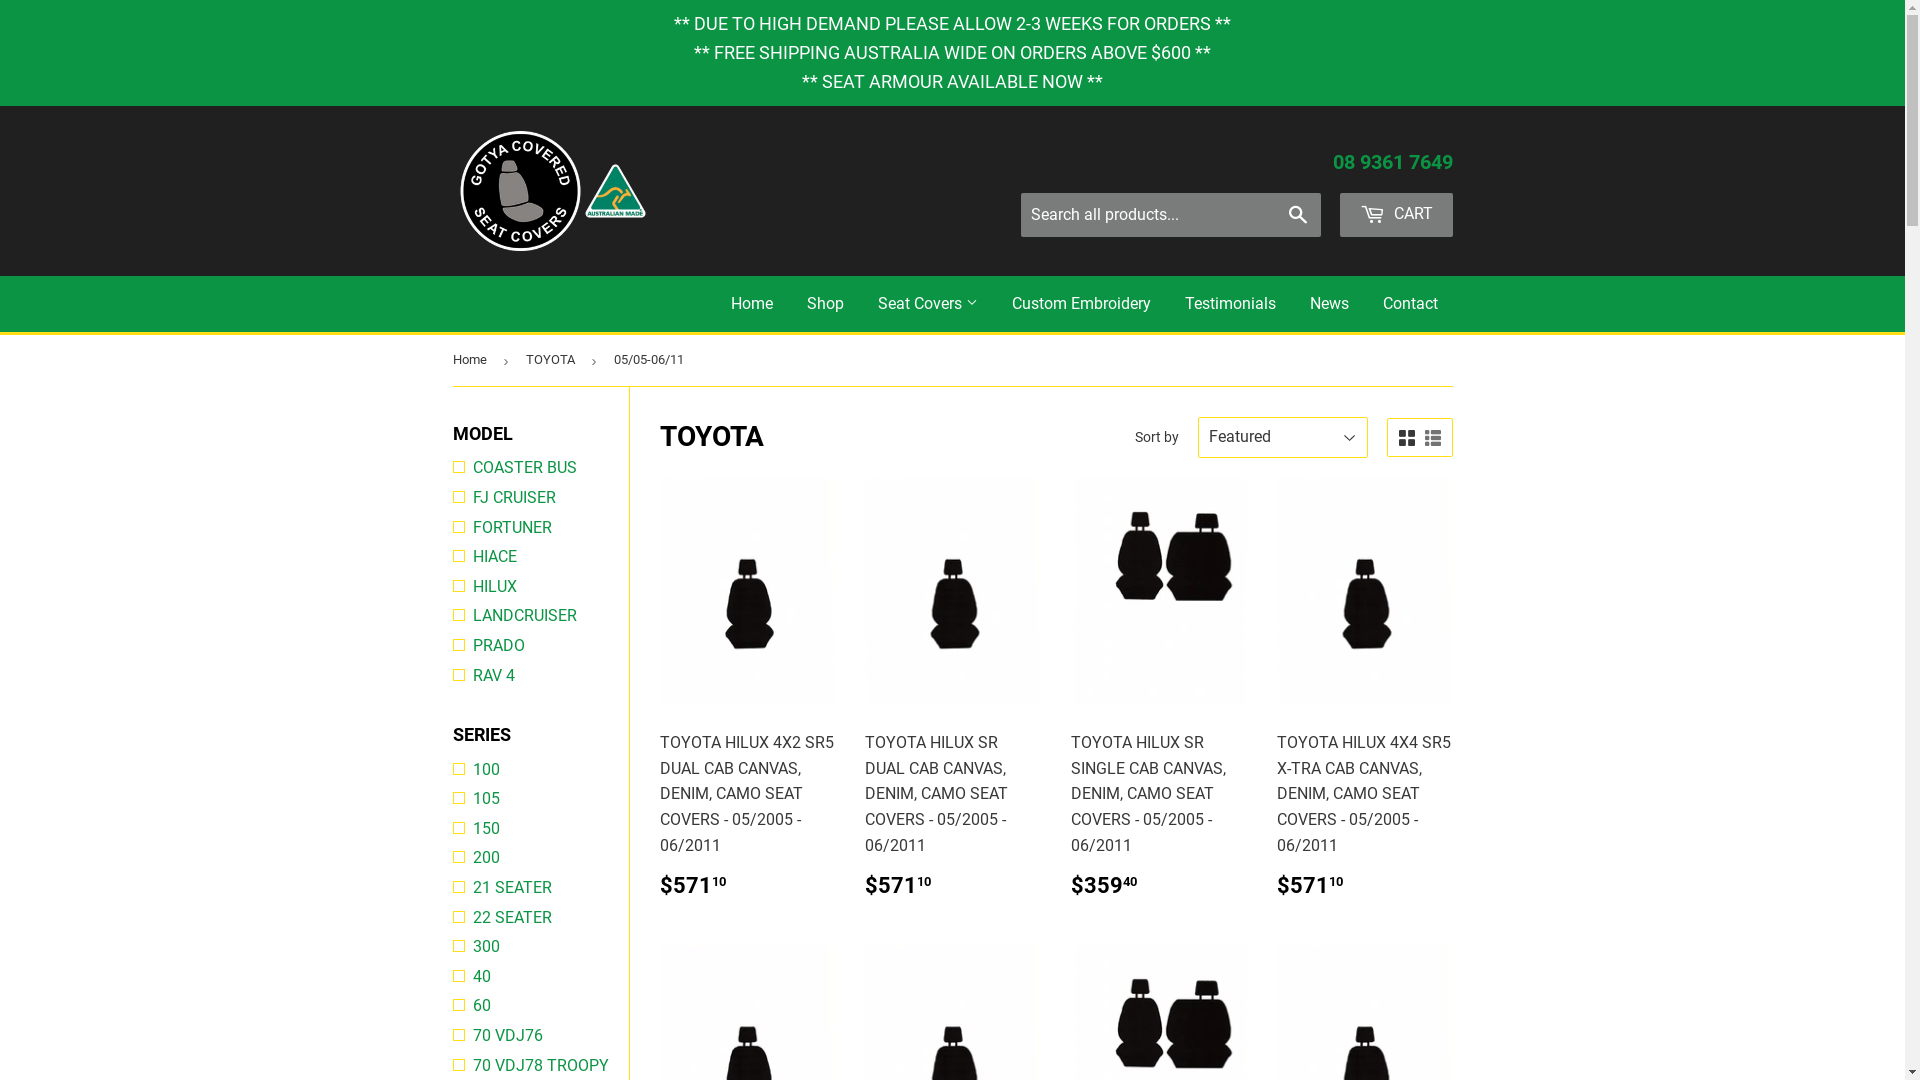  Describe the element at coordinates (539, 856) in the screenshot. I see `'200'` at that location.